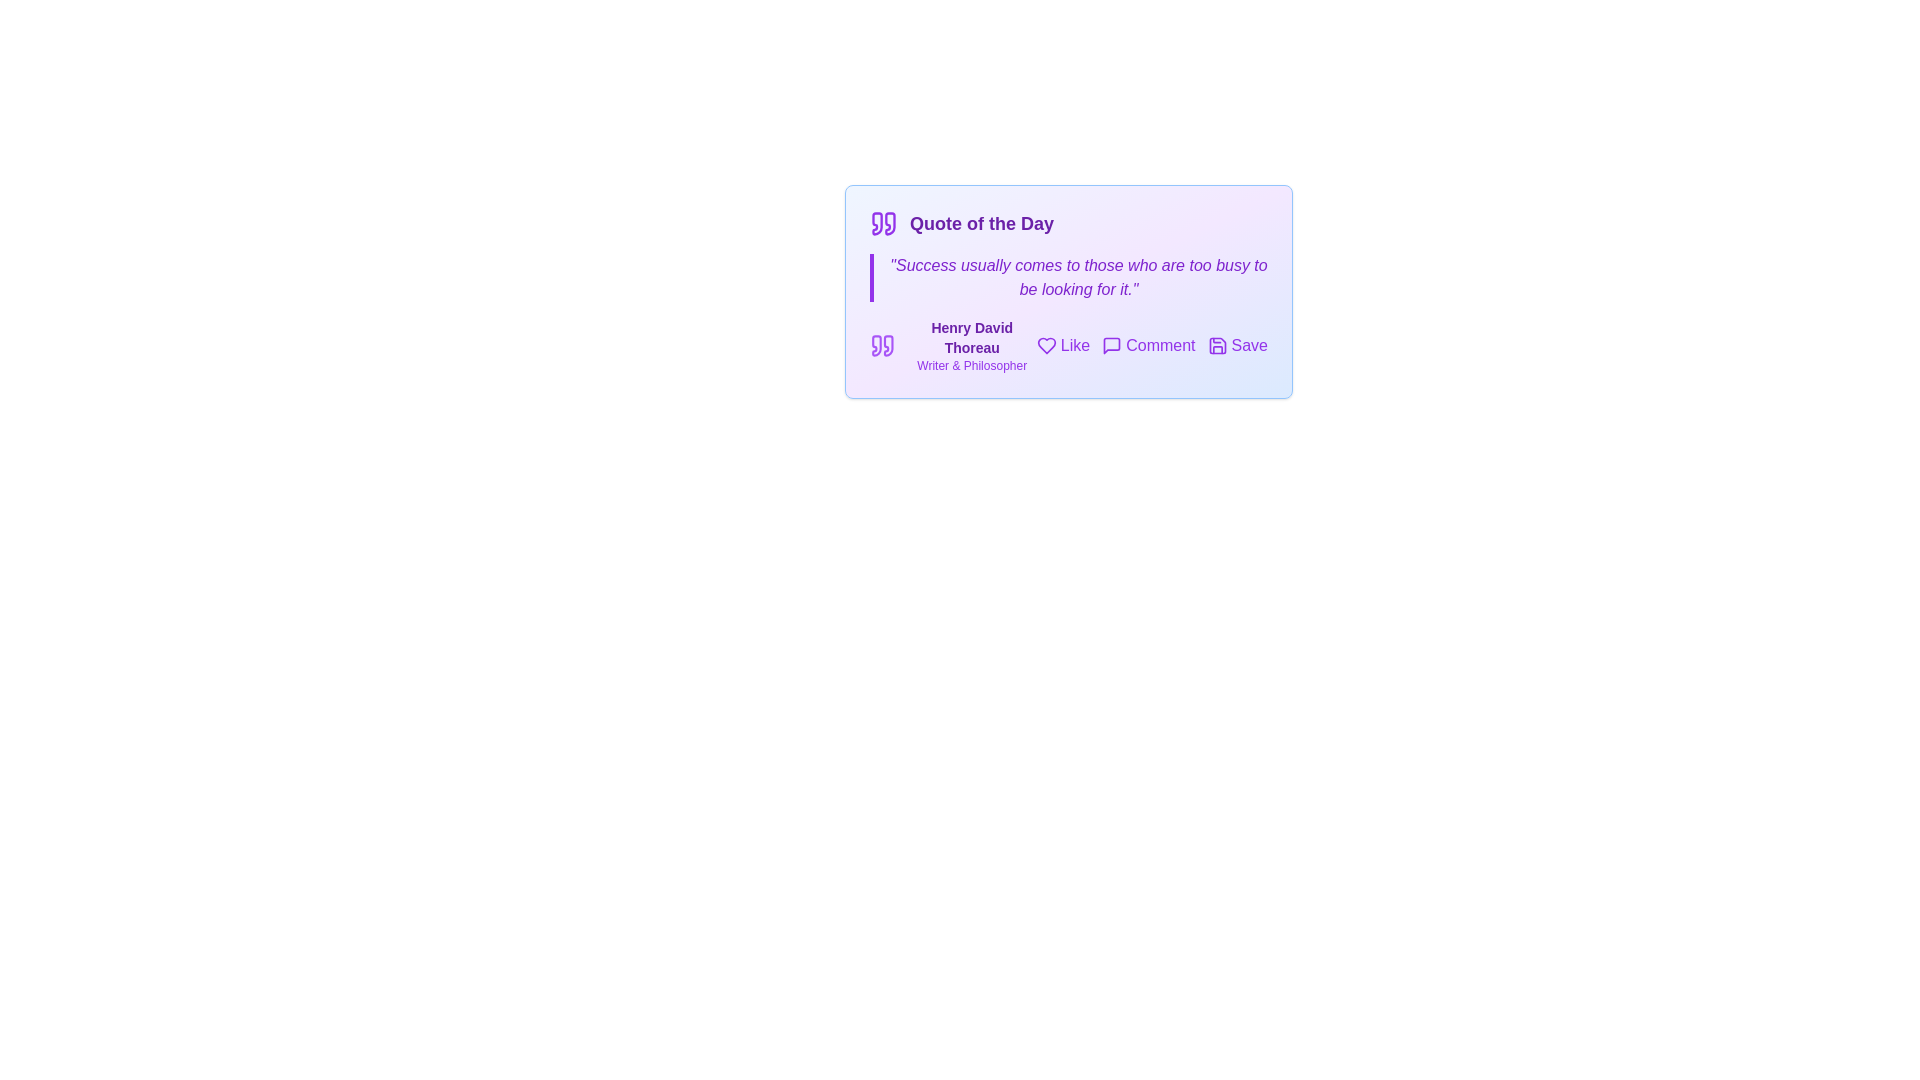 Image resolution: width=1920 pixels, height=1080 pixels. What do you see at coordinates (1045, 345) in the screenshot?
I see `the purple heart-shaped outlined icon located to the left of the 'Like' text in the row of interactive buttons below the quote section` at bounding box center [1045, 345].